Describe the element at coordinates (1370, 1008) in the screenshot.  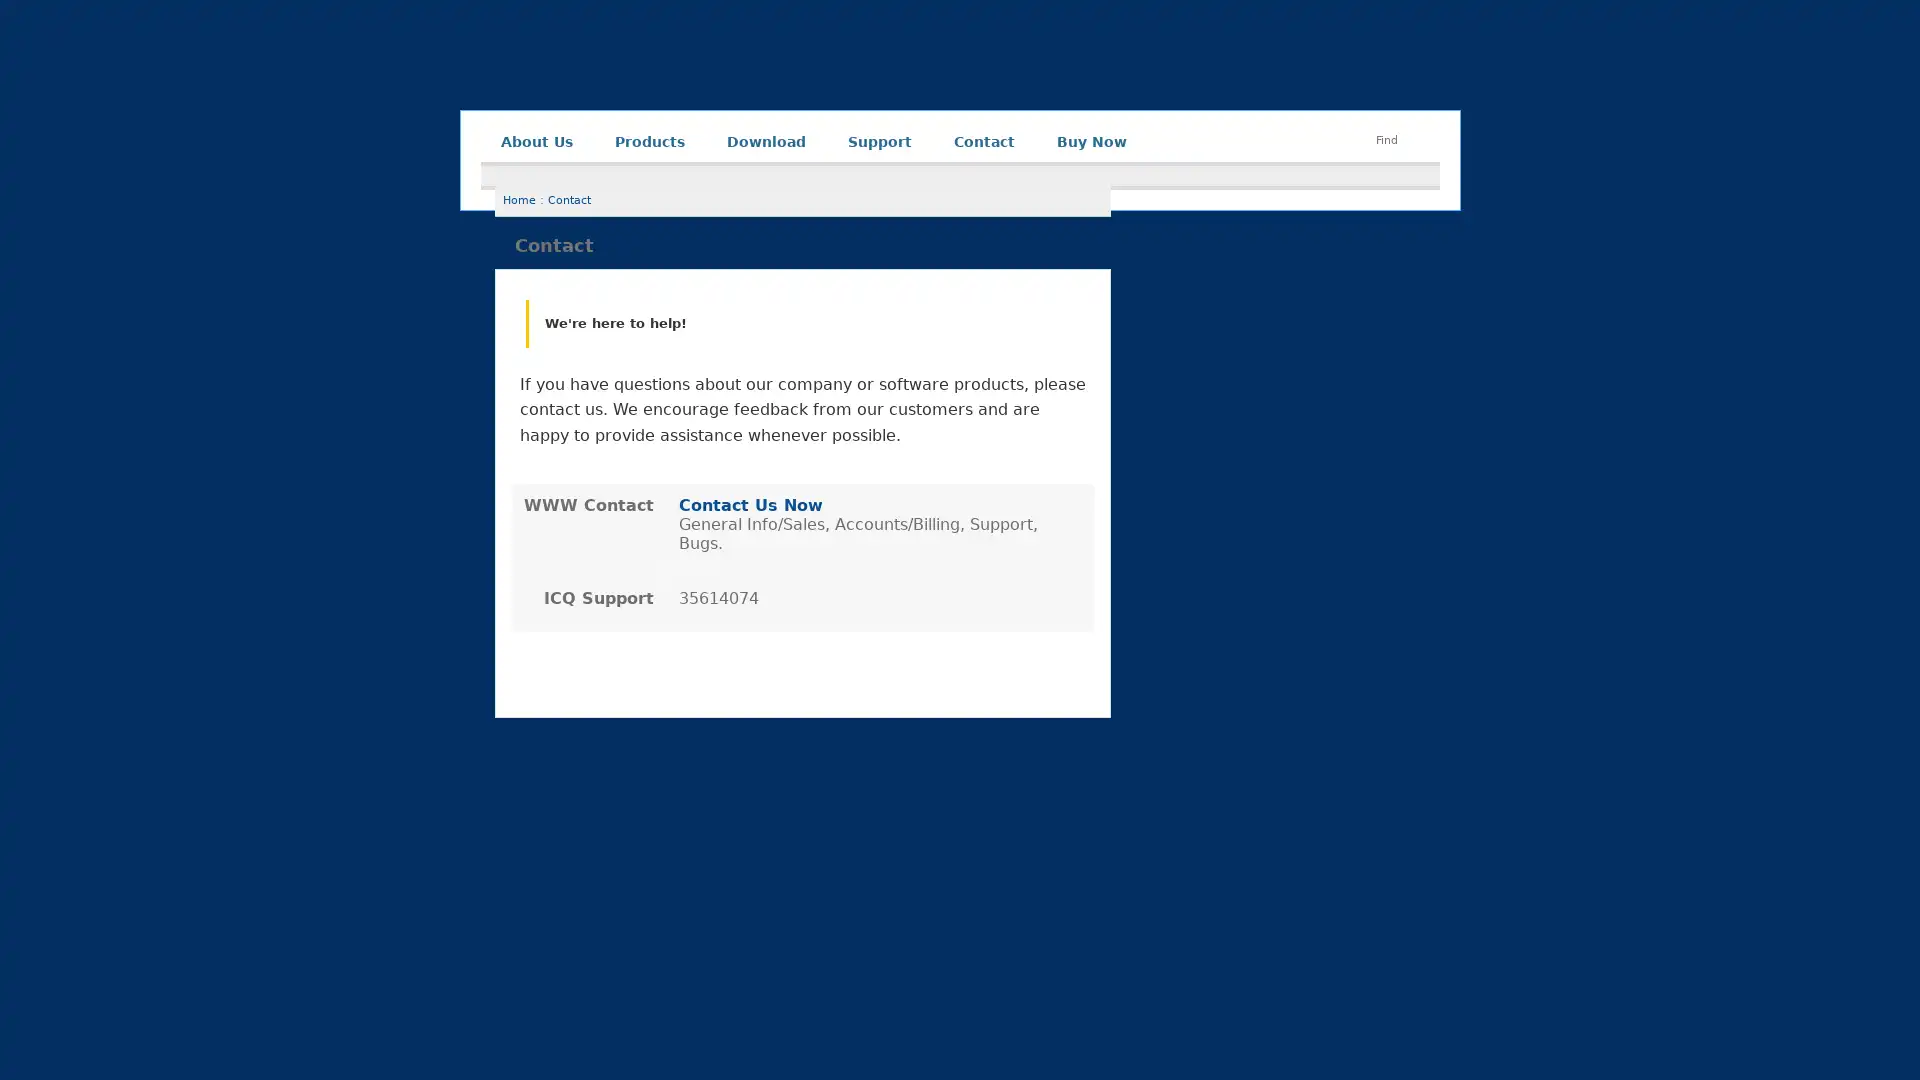
I see `Go` at that location.